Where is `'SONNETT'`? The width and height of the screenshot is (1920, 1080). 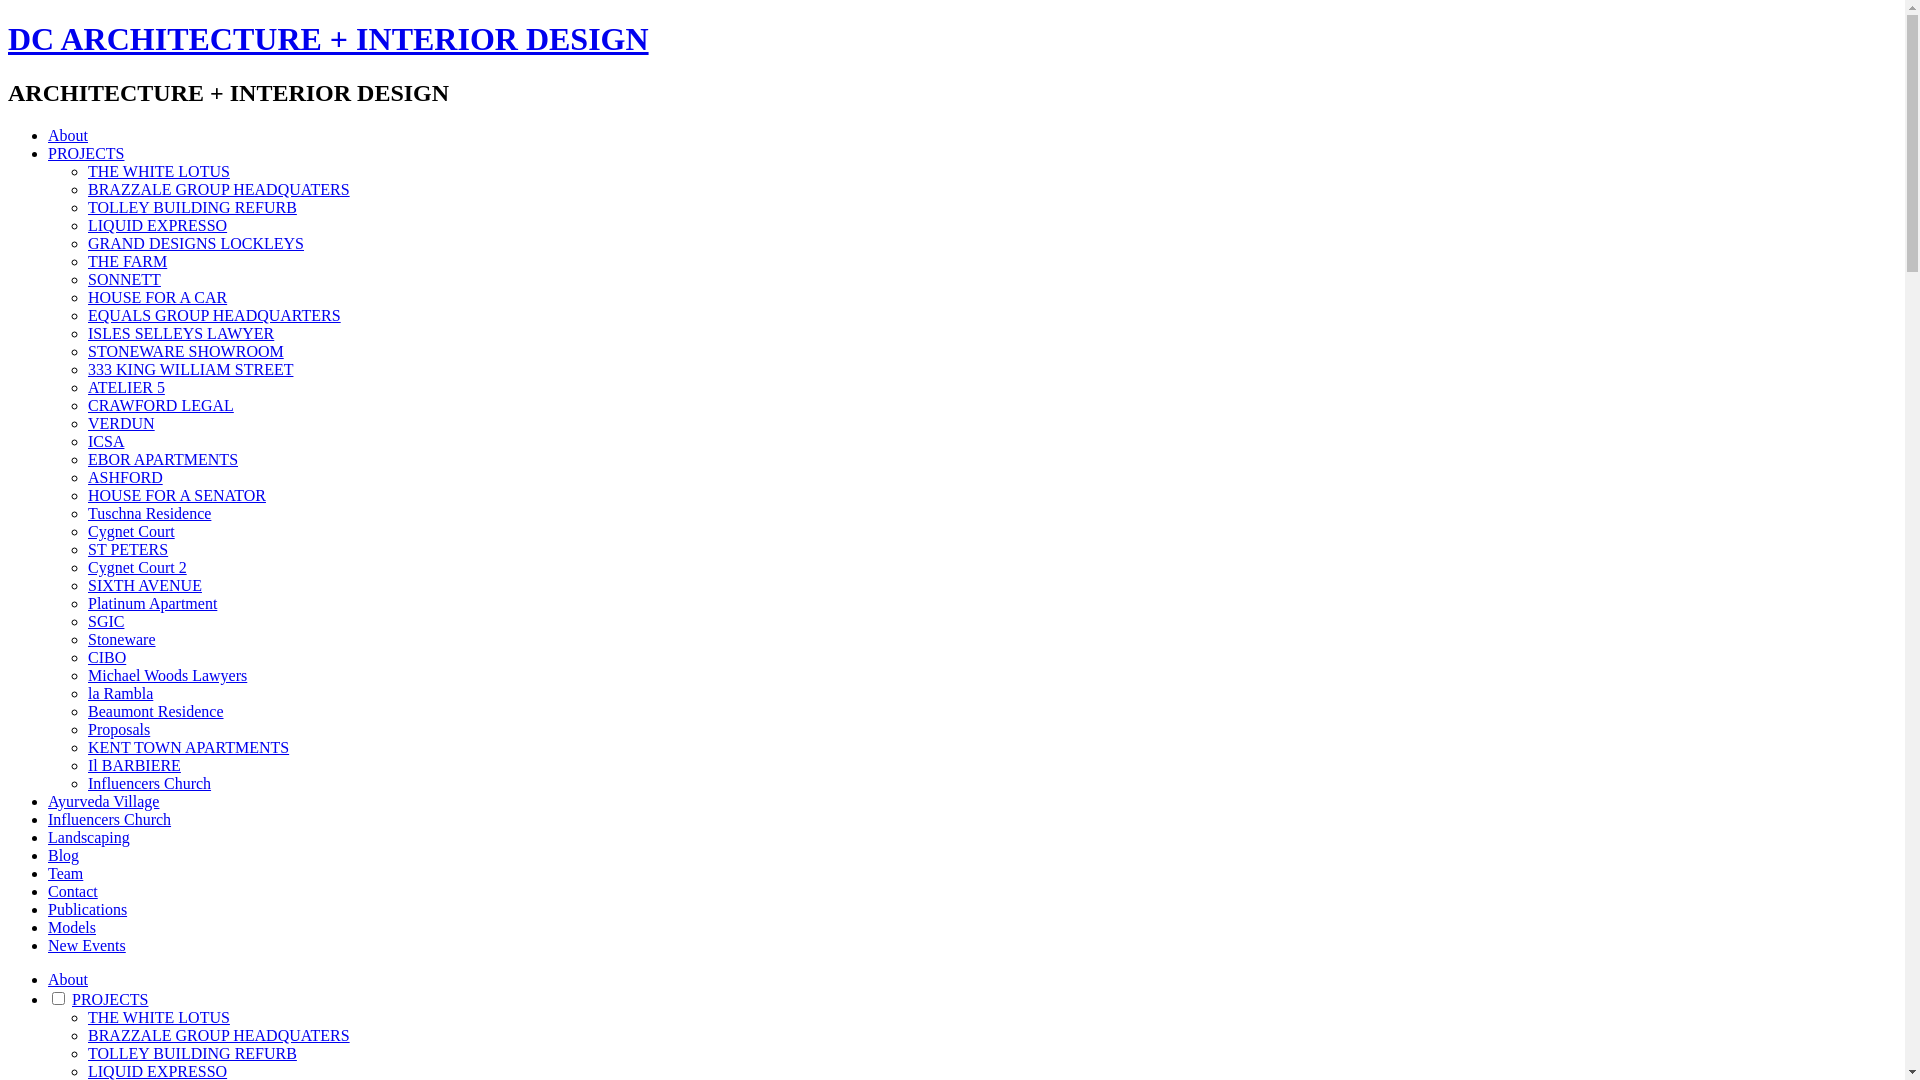
'SONNETT' is located at coordinates (86, 279).